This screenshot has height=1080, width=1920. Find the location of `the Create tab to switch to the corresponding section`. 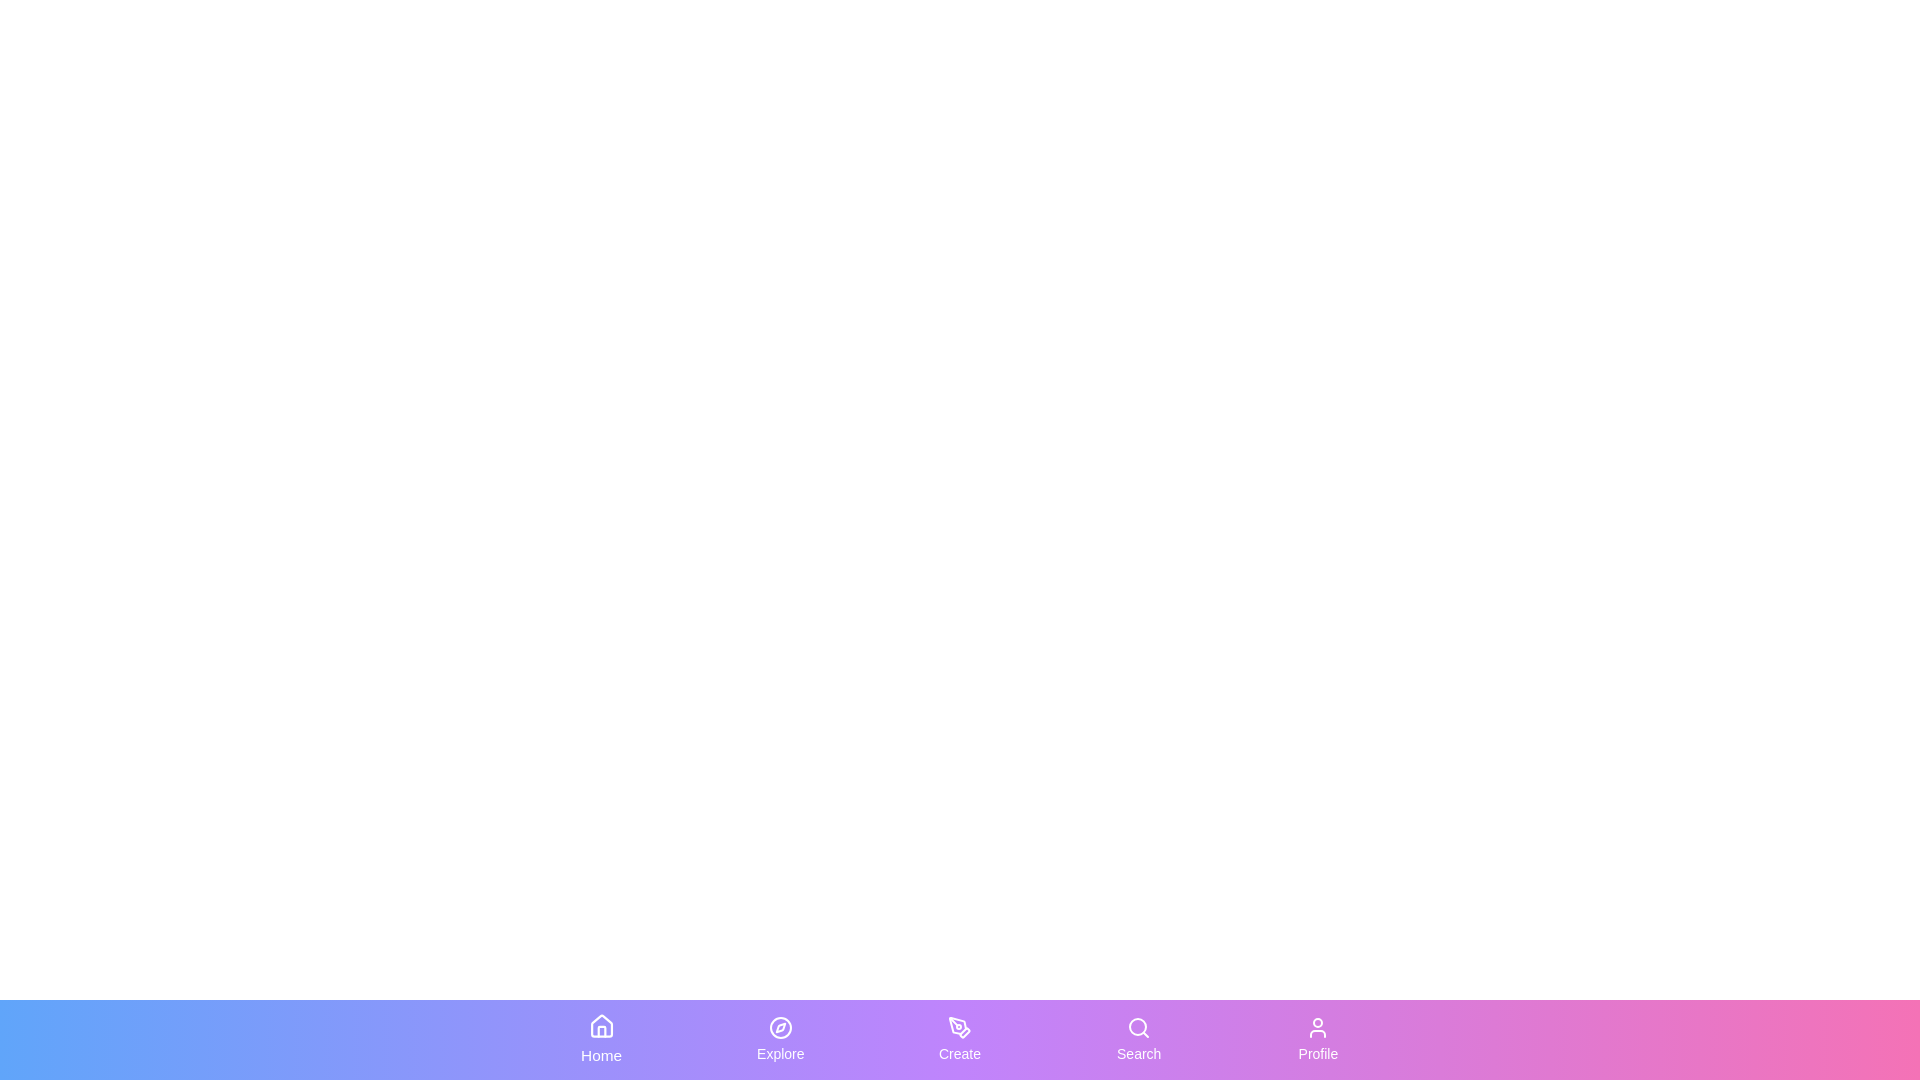

the Create tab to switch to the corresponding section is located at coordinates (960, 1039).